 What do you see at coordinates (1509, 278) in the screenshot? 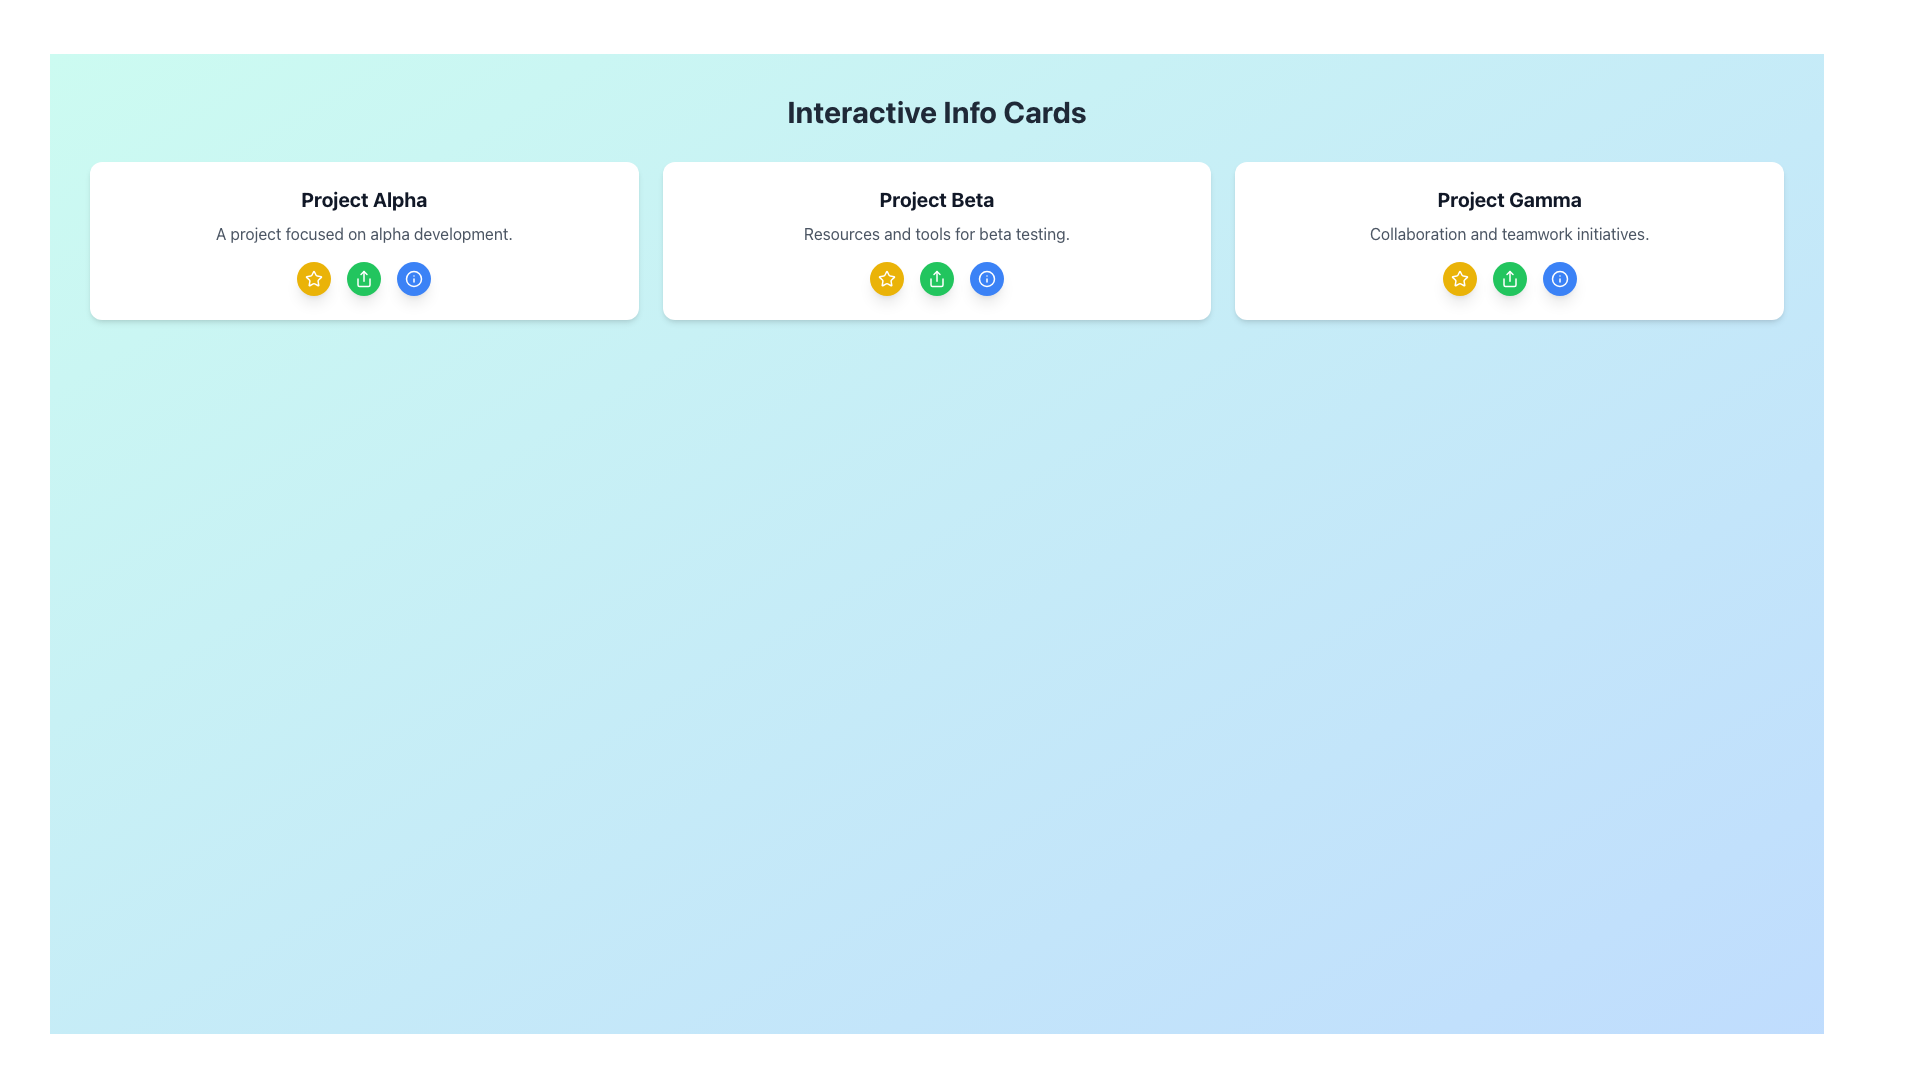
I see `the green circular button with an 'up arrow' icon located at the center-bottom section of the 'Project Gamma' card` at bounding box center [1509, 278].